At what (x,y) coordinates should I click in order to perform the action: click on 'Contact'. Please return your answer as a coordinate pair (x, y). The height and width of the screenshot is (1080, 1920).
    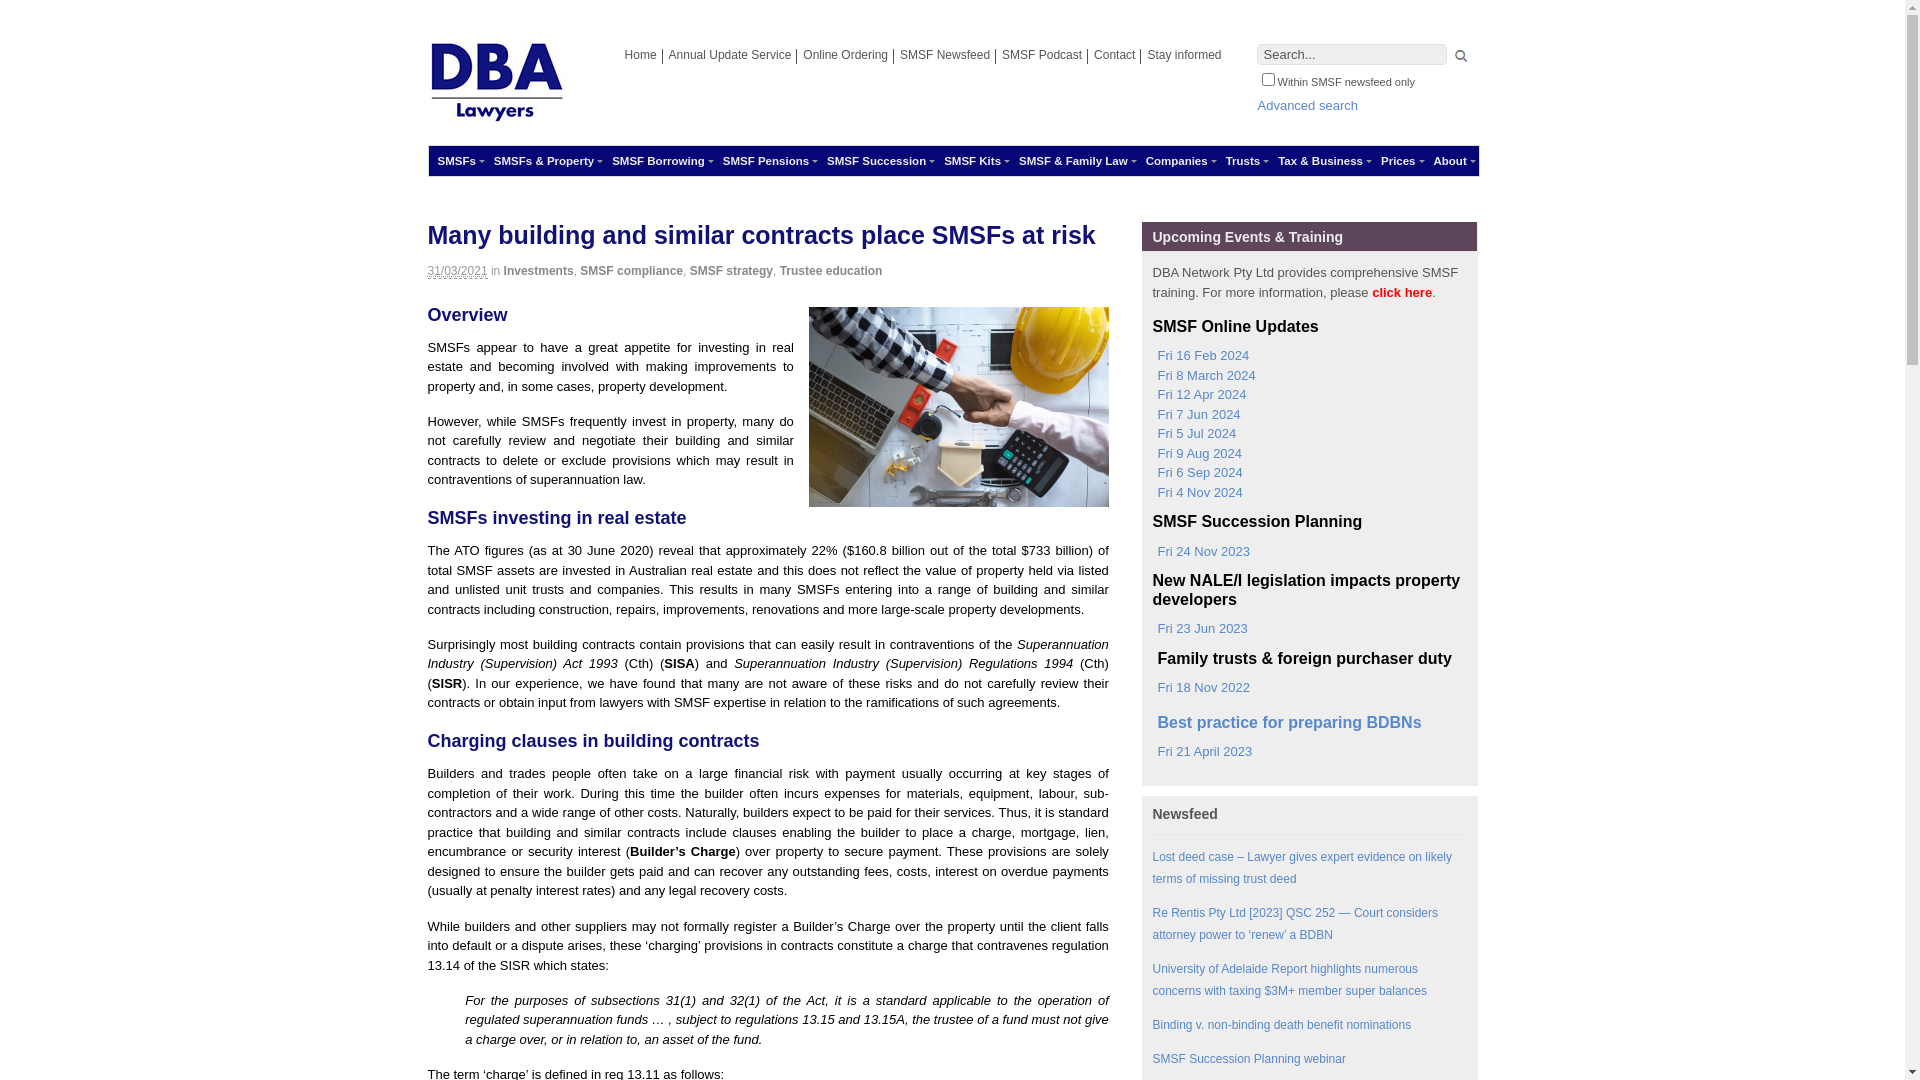
    Looking at the image, I should click on (1113, 54).